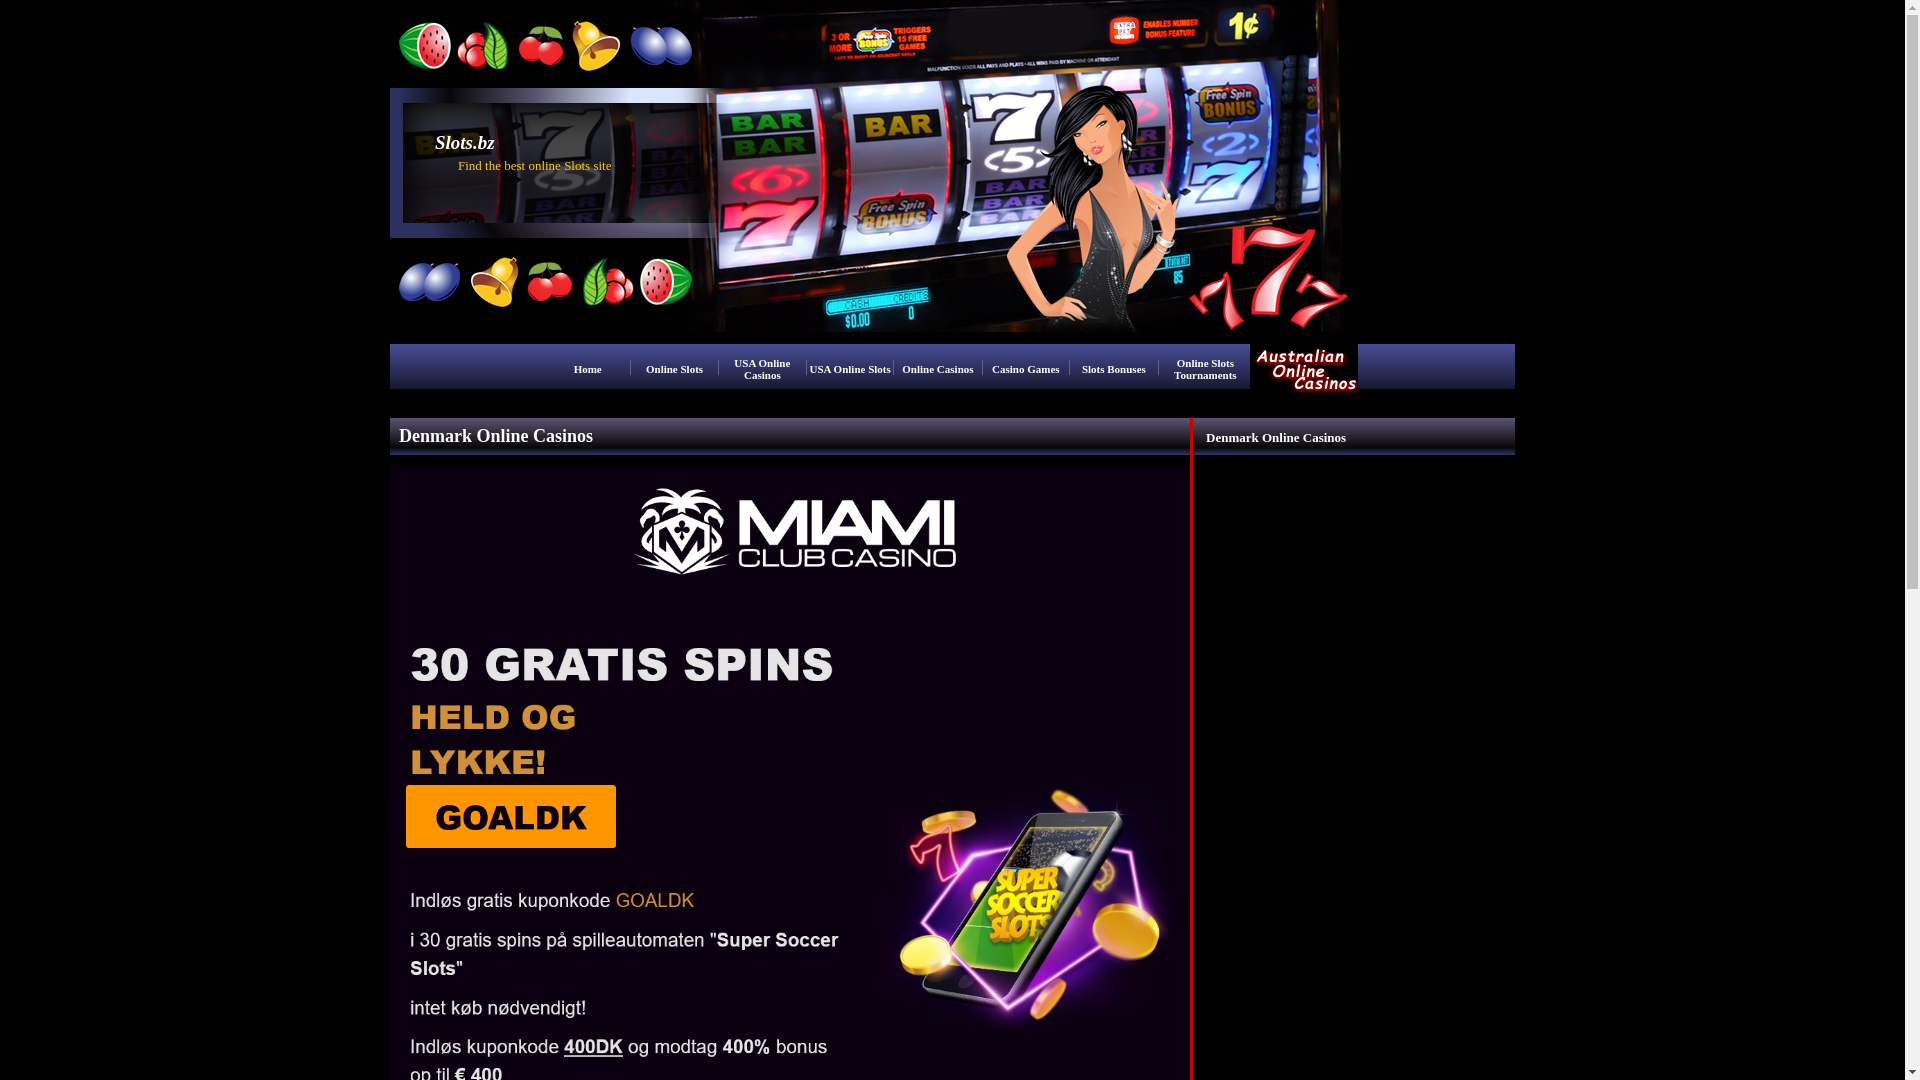 Image resolution: width=1920 pixels, height=1080 pixels. What do you see at coordinates (587, 369) in the screenshot?
I see `'Home'` at bounding box center [587, 369].